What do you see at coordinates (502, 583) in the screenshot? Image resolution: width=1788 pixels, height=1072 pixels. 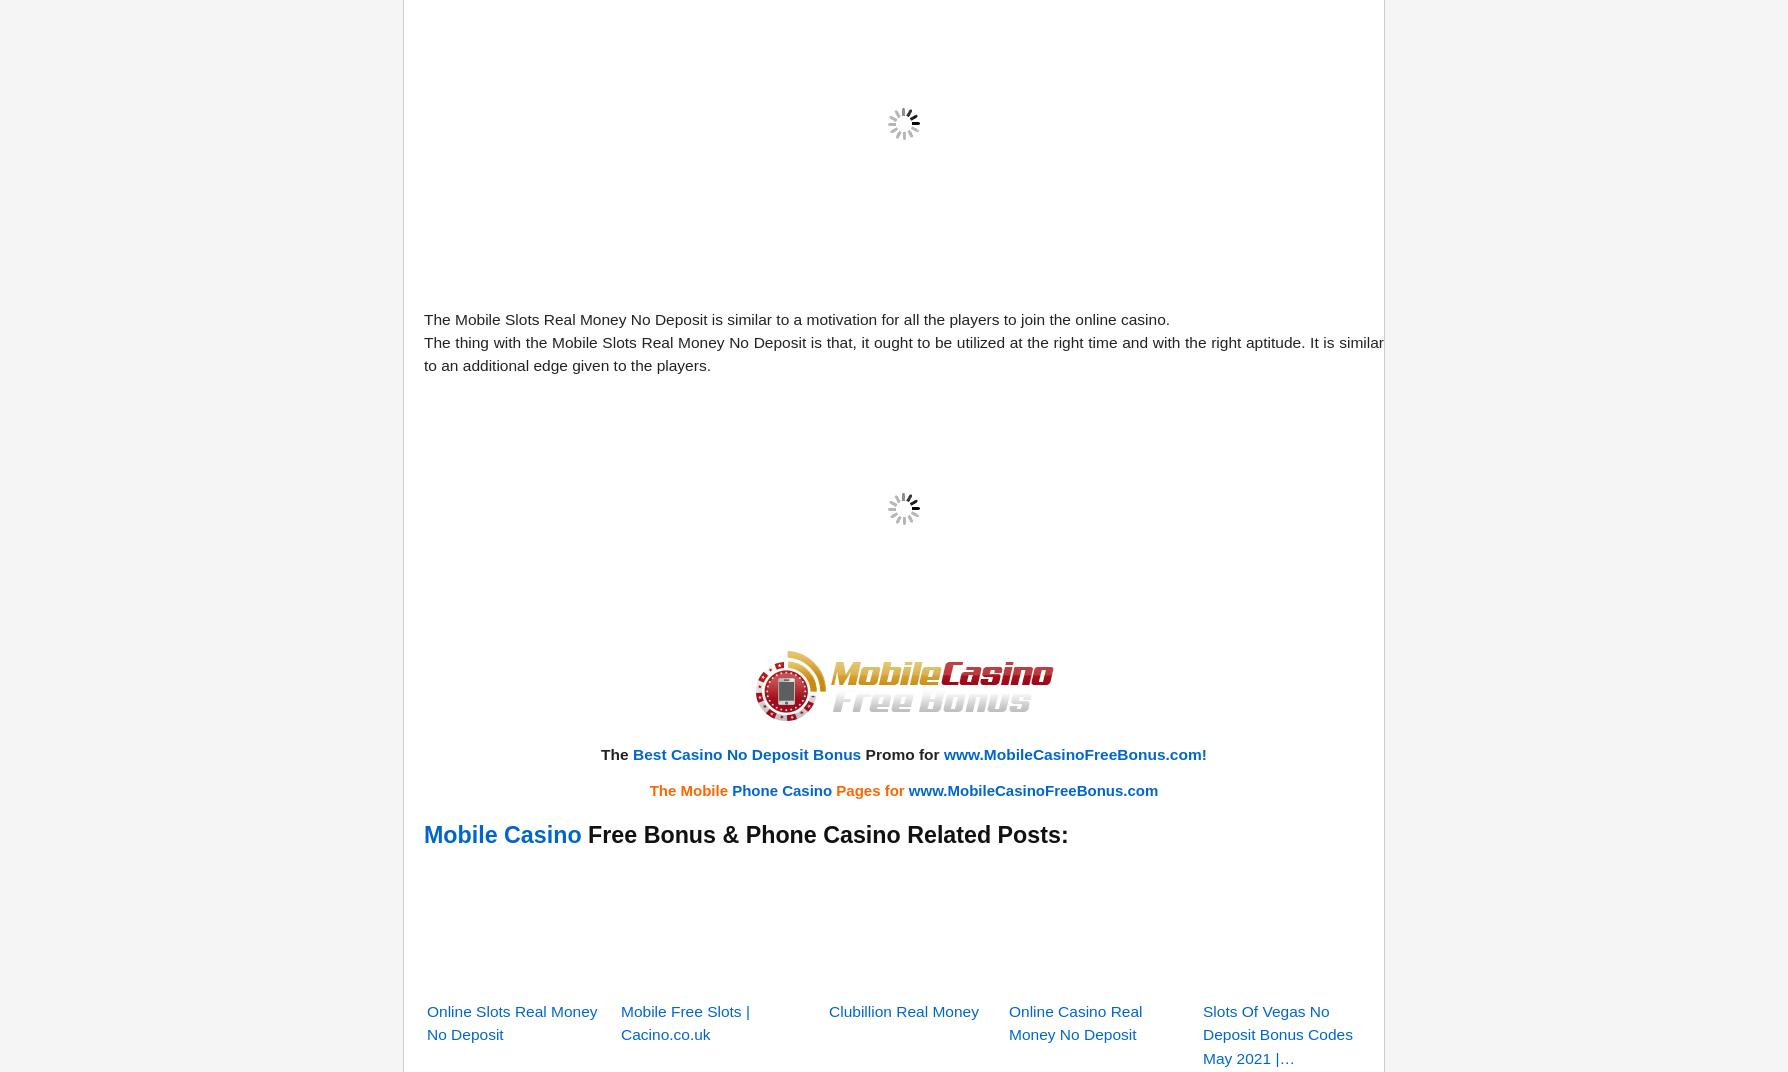 I see `'Mobile Casino'` at bounding box center [502, 583].